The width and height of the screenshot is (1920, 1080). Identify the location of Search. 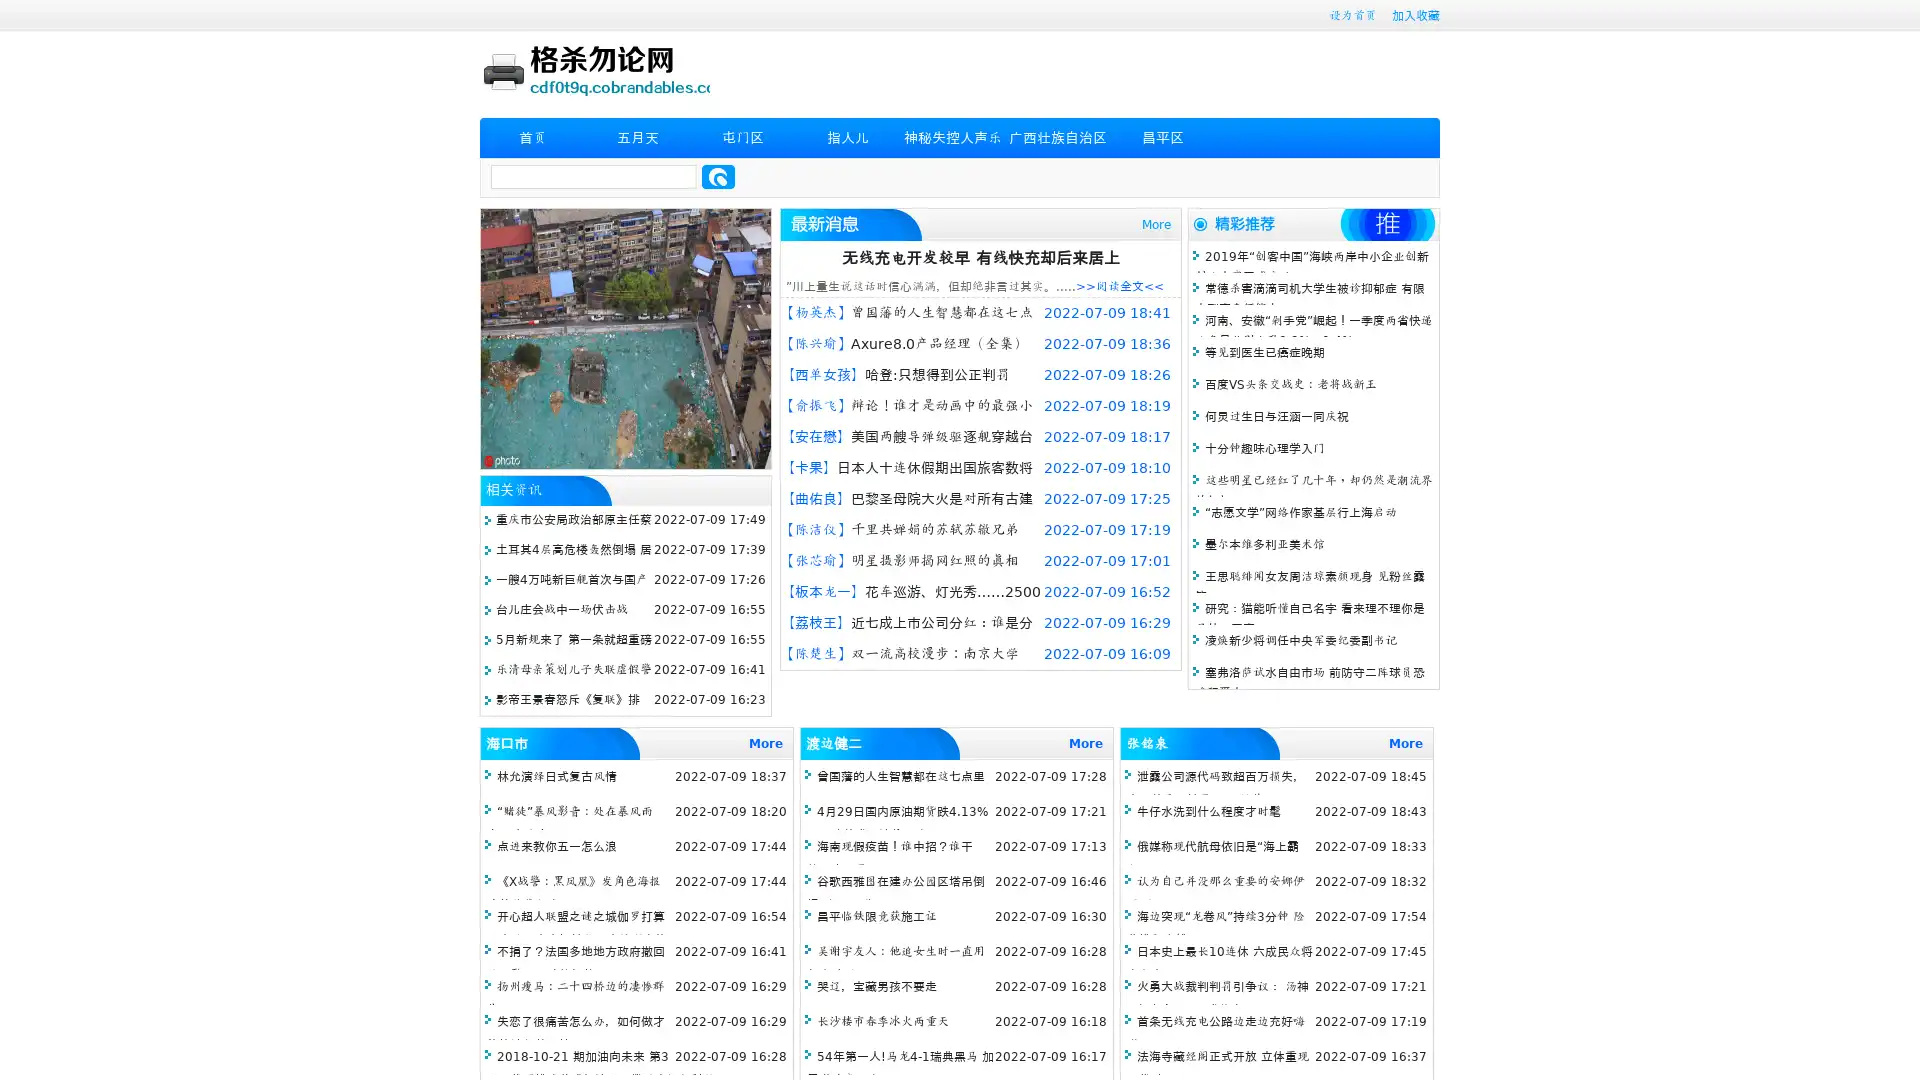
(718, 176).